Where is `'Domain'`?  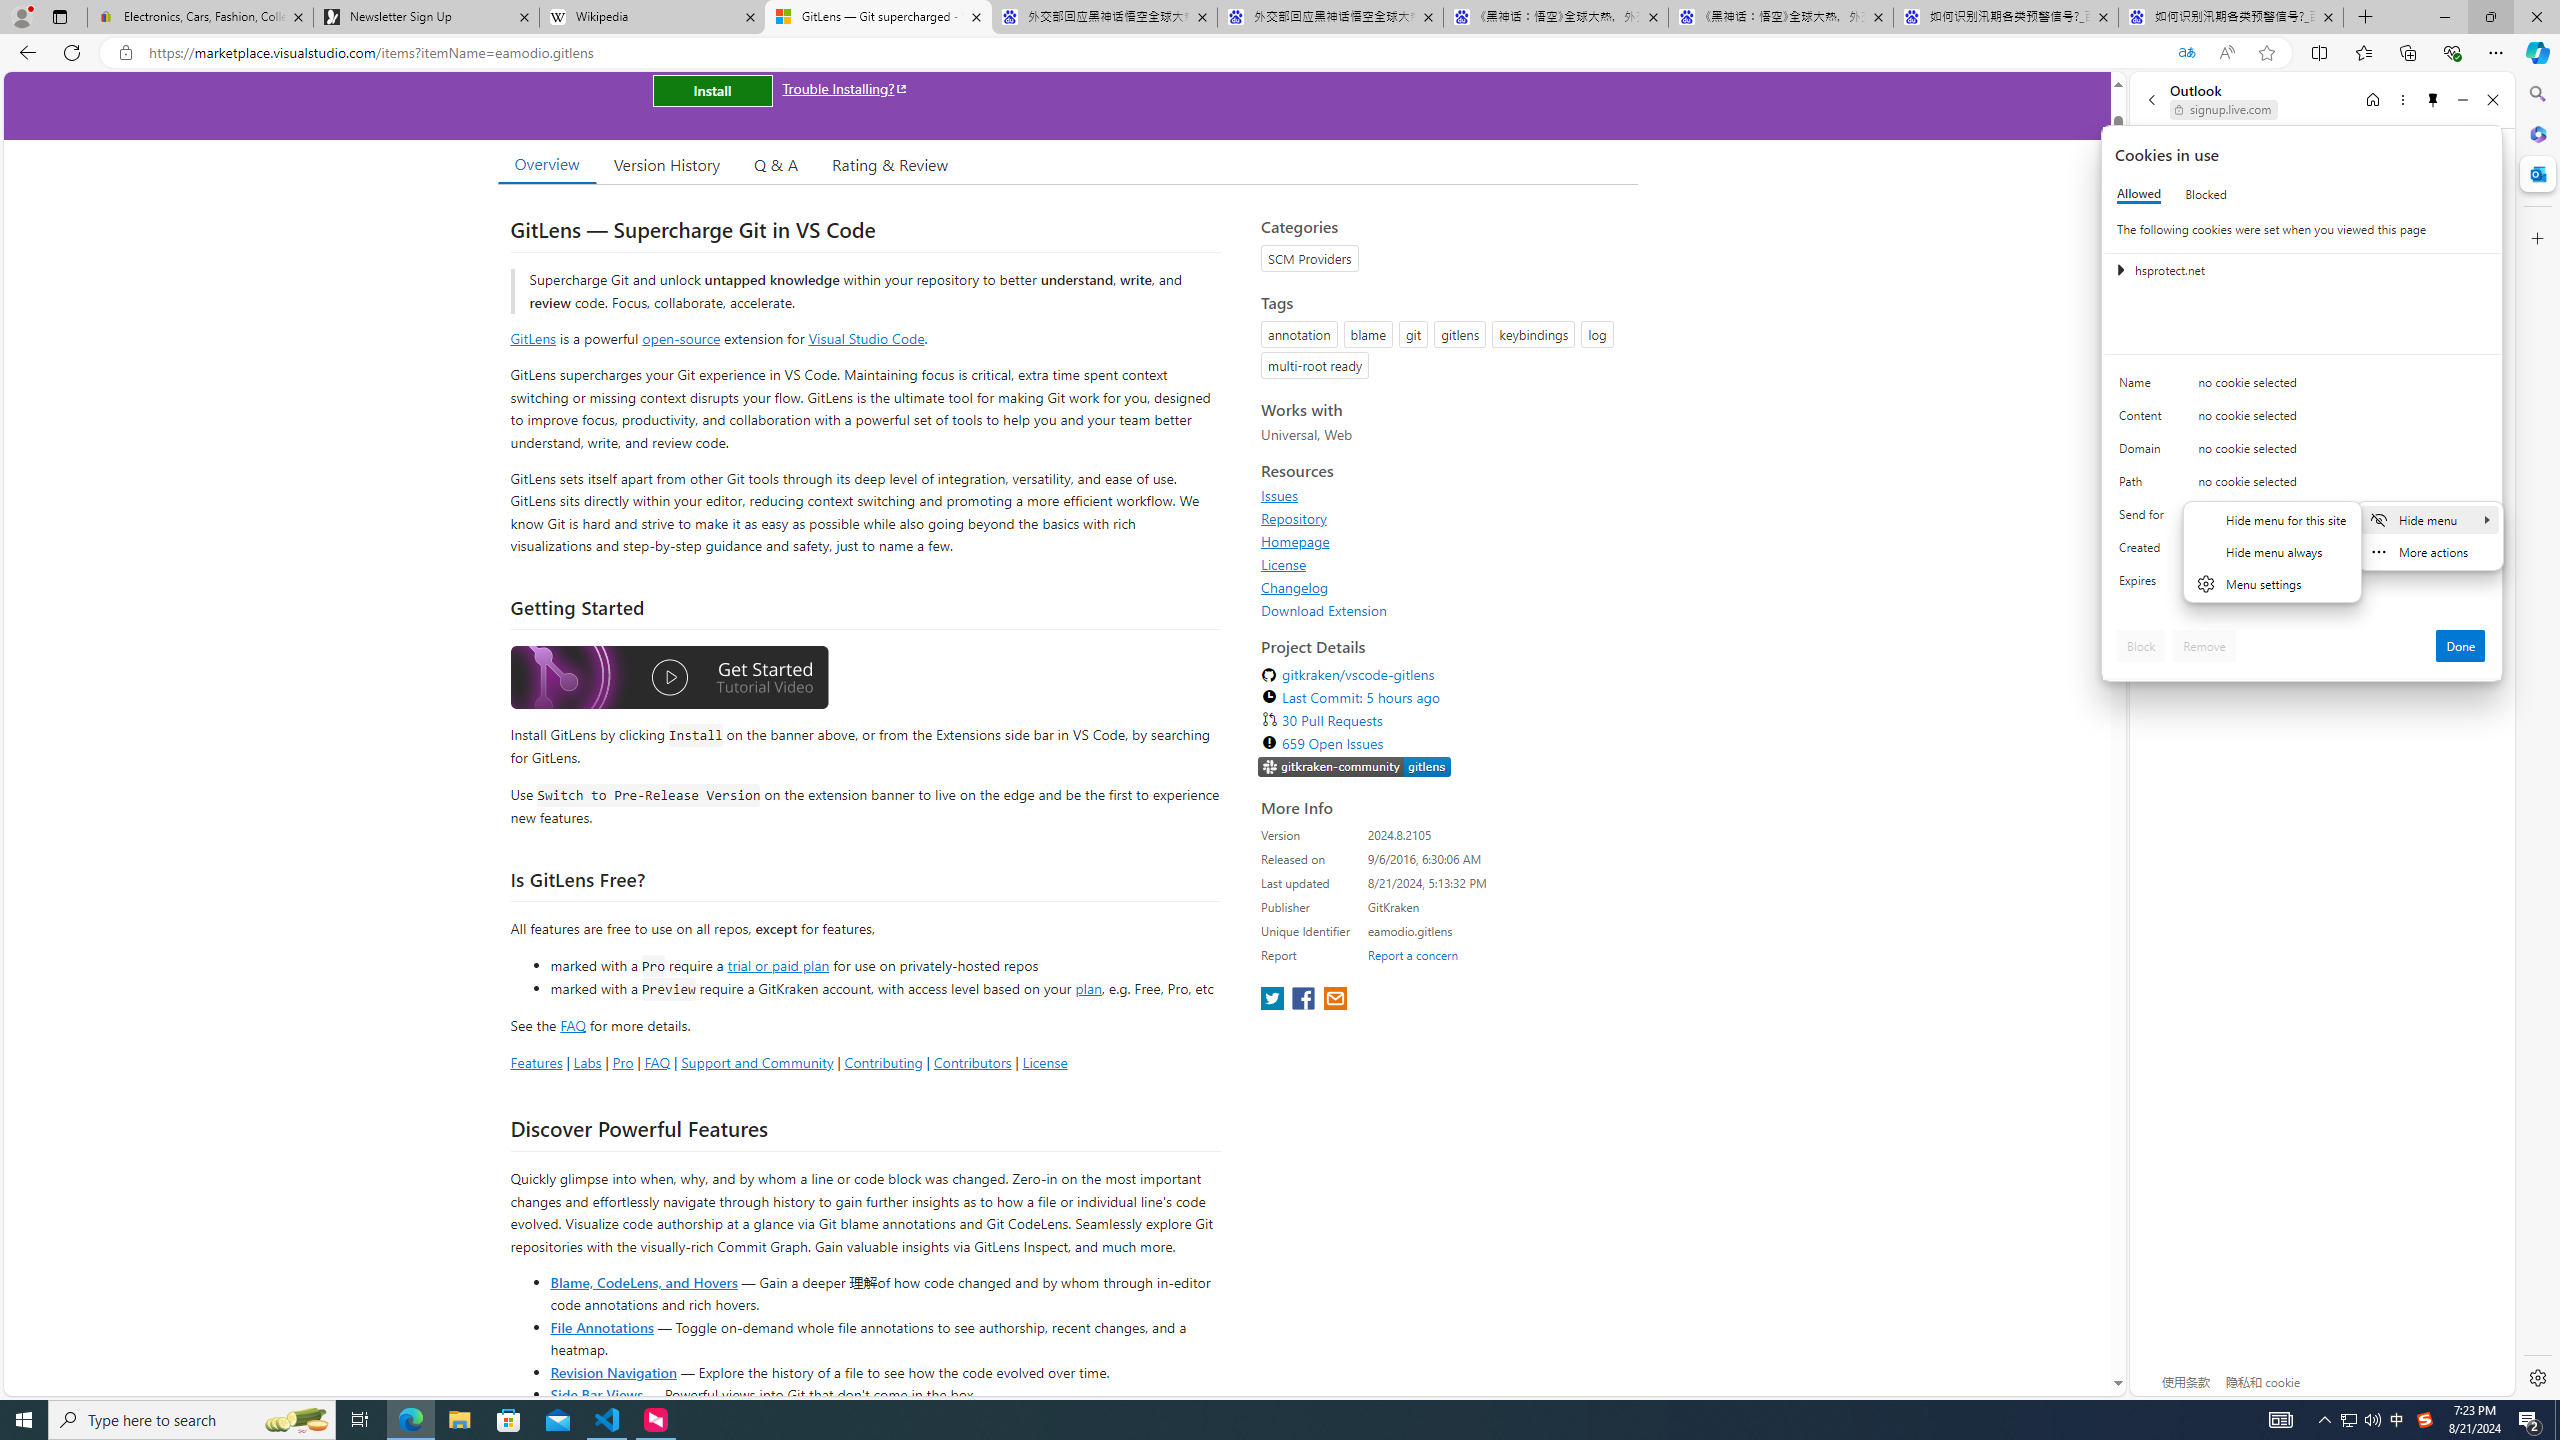 'Domain' is located at coordinates (2144, 452).